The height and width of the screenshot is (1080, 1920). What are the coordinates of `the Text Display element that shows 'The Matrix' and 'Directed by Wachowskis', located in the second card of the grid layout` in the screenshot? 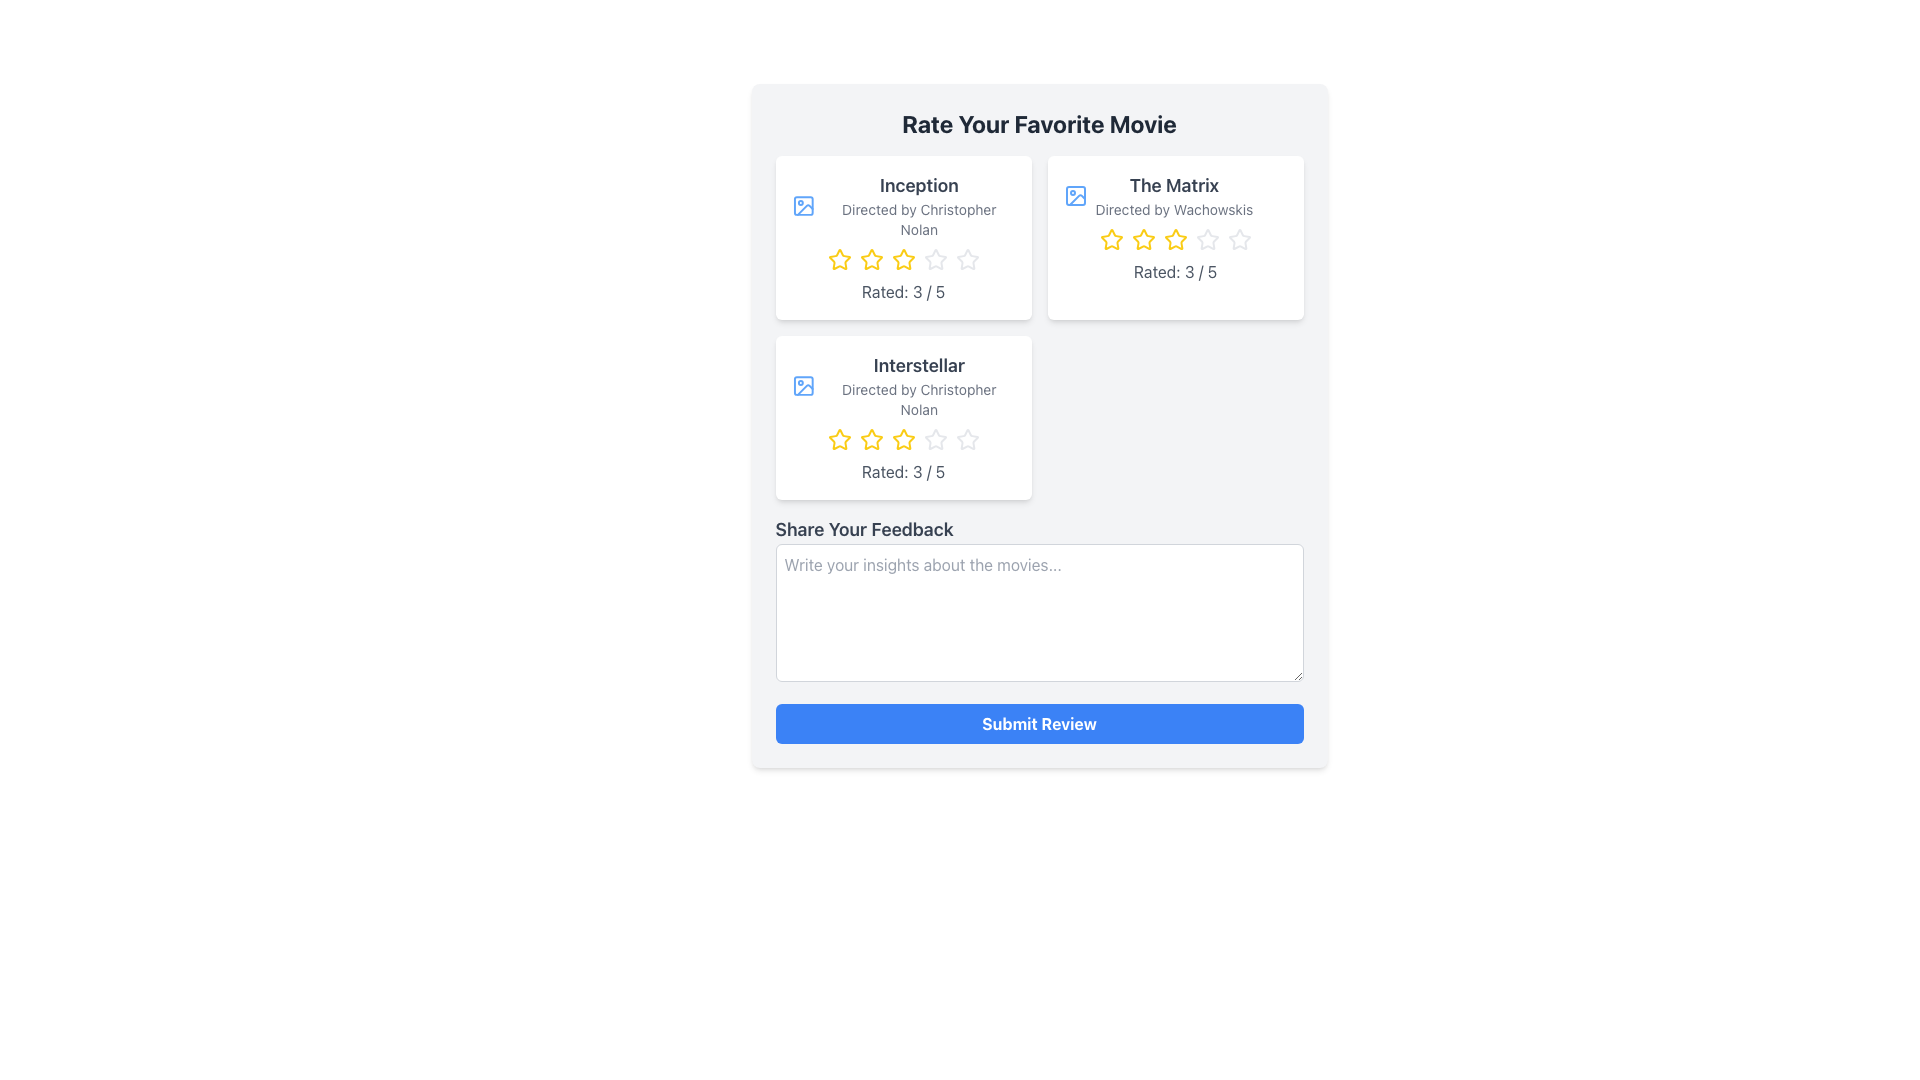 It's located at (1174, 196).